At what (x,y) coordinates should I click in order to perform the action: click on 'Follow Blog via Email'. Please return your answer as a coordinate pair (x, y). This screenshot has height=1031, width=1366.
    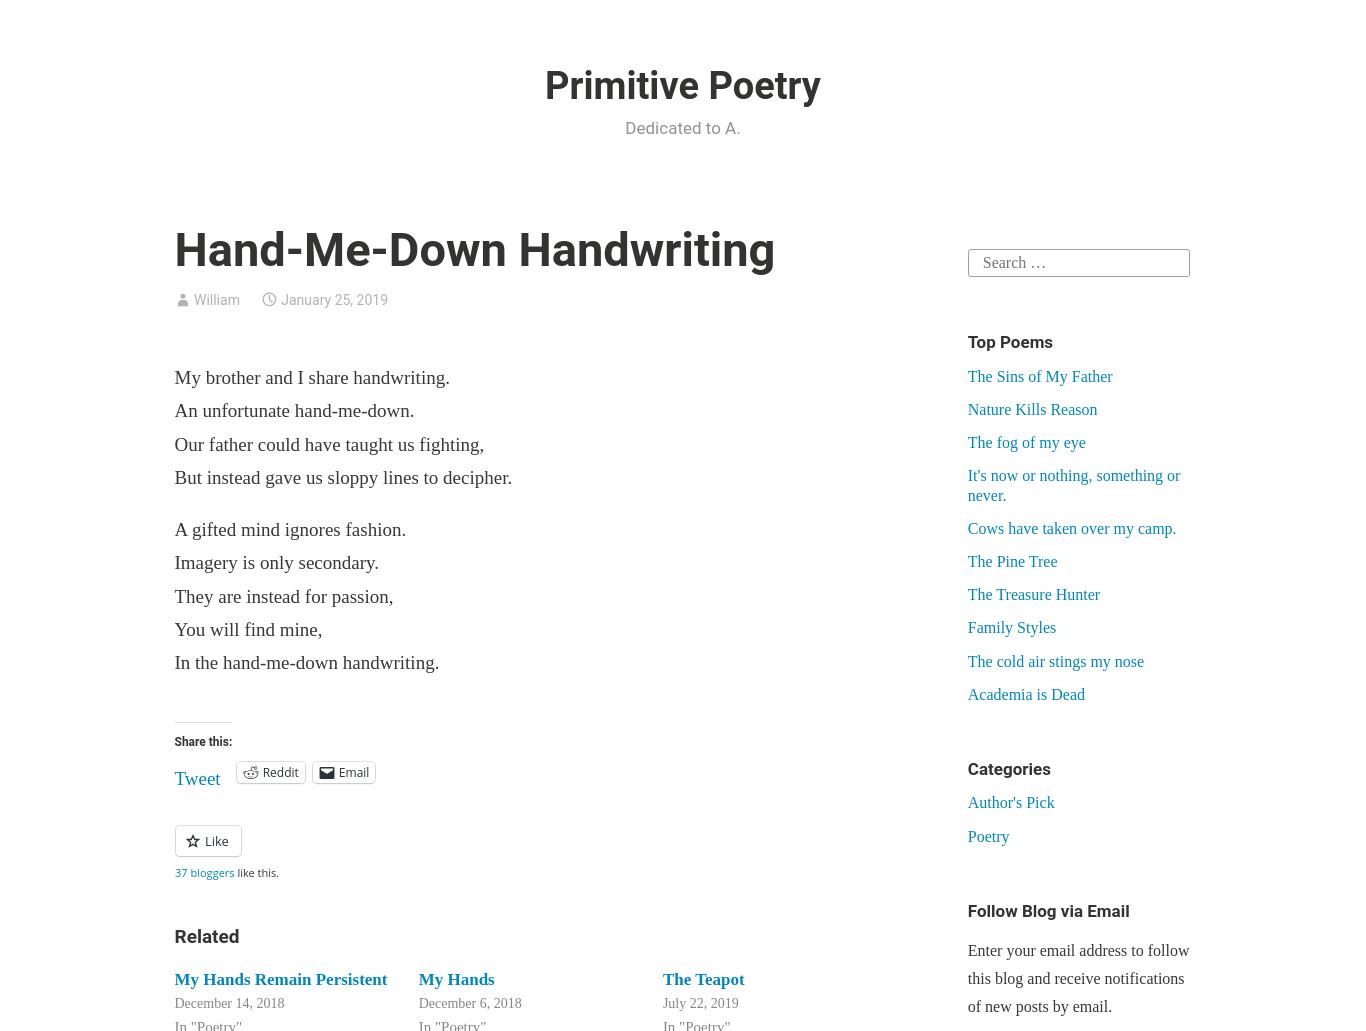
    Looking at the image, I should click on (1046, 909).